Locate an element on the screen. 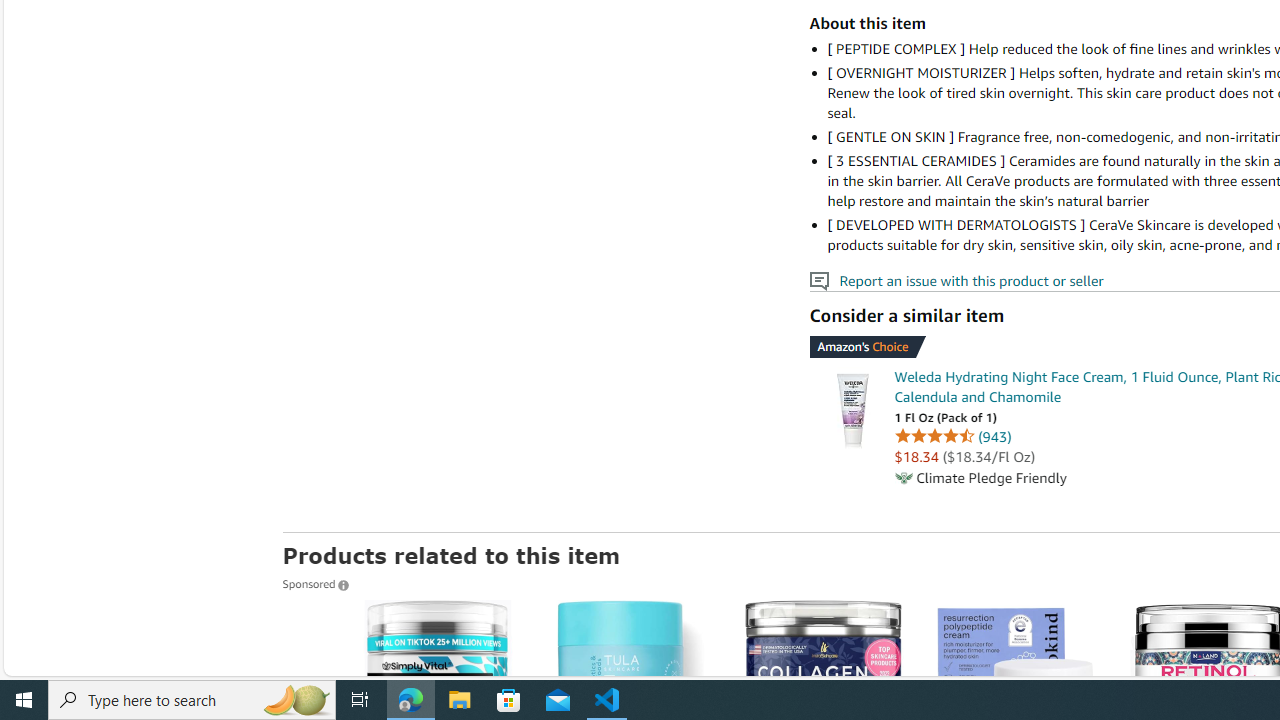 This screenshot has width=1280, height=720. '943 ratings' is located at coordinates (995, 435).